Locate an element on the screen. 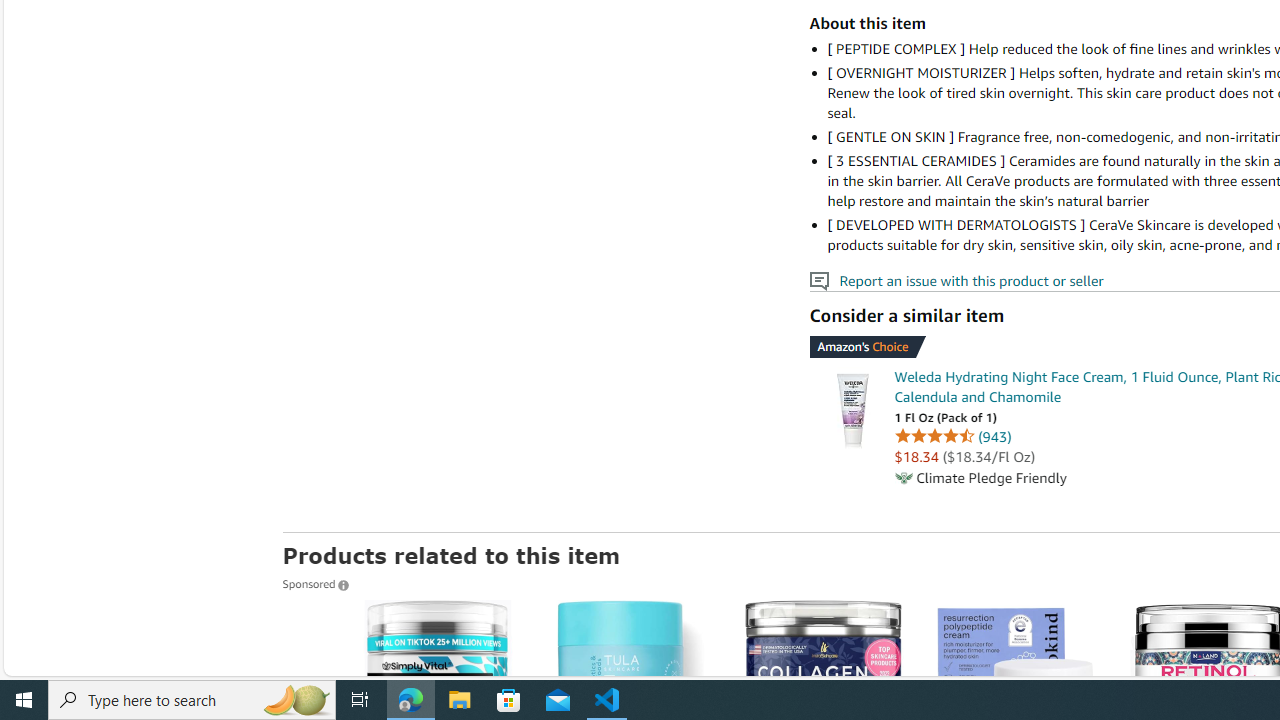 This screenshot has width=1280, height=720. '943 ratings' is located at coordinates (995, 435).